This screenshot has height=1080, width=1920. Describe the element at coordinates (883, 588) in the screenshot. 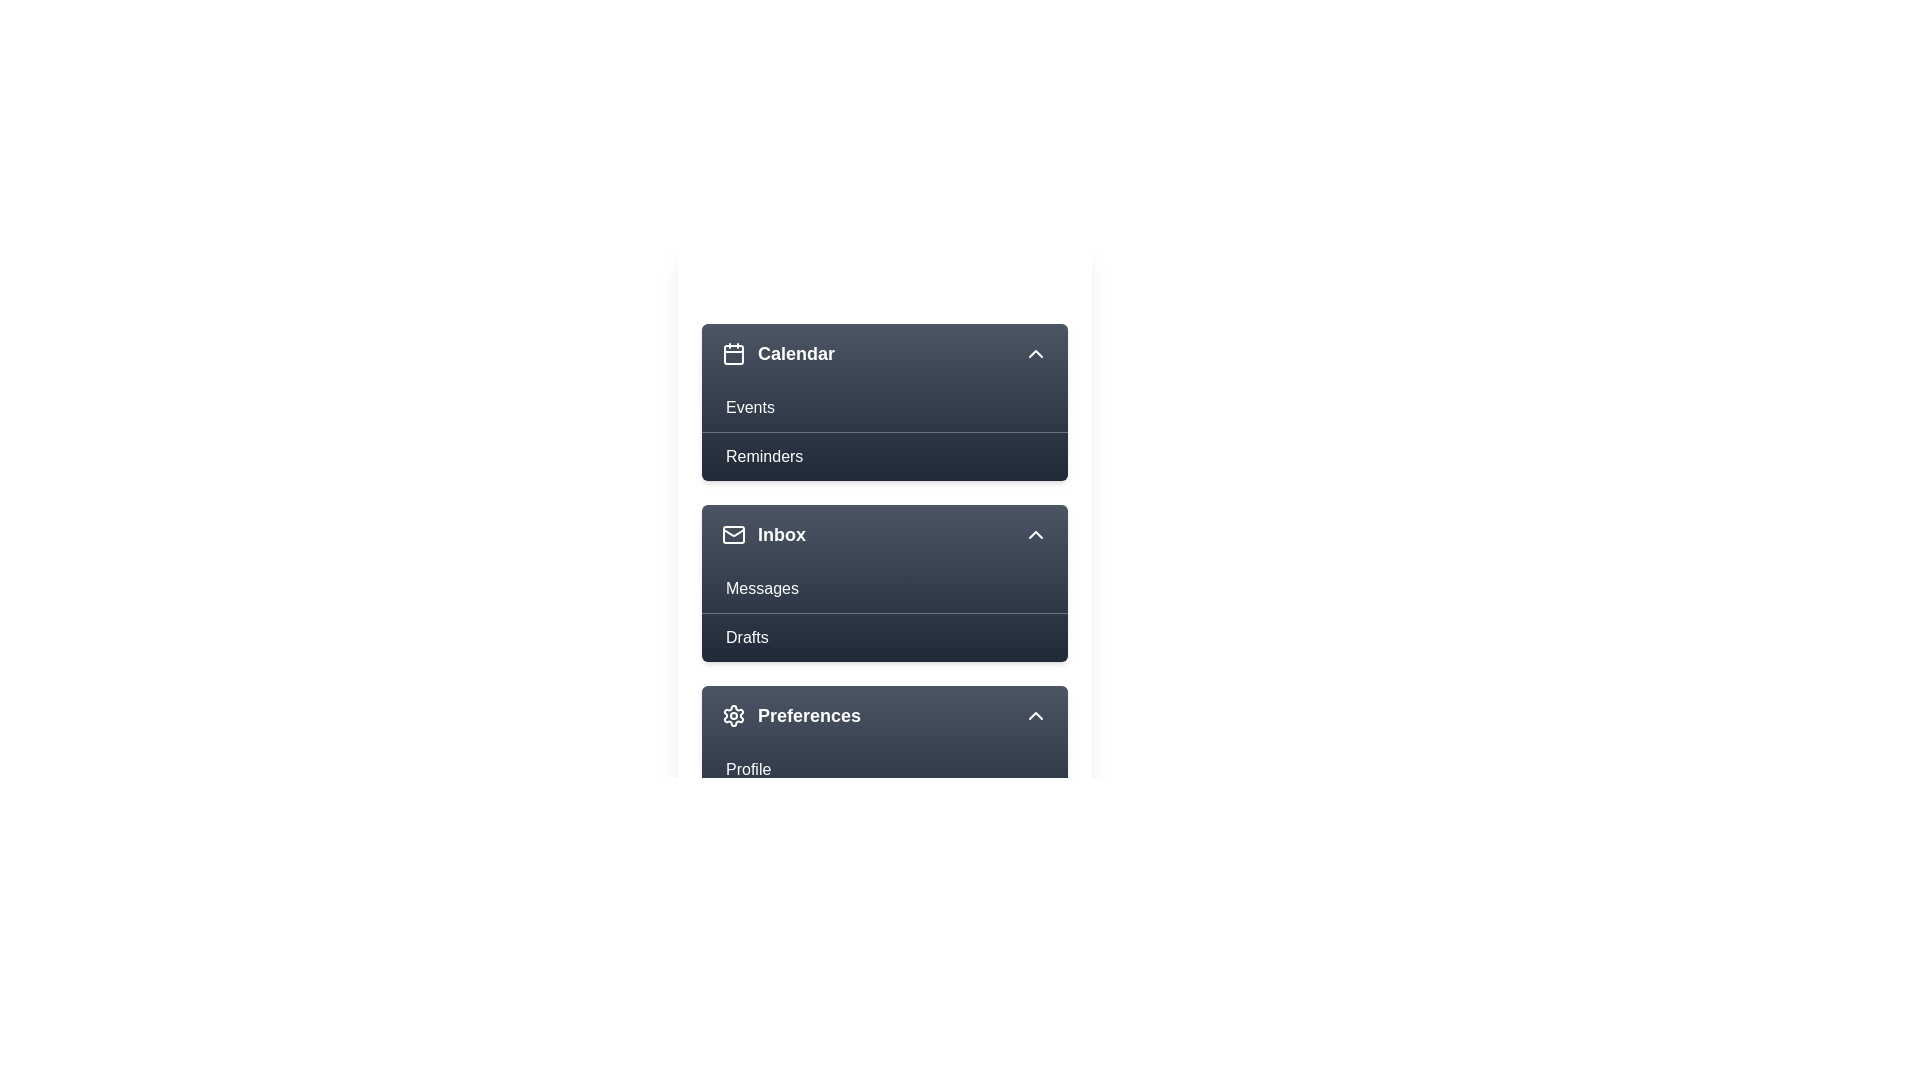

I see `the menu item Messages from the section Inbox` at that location.